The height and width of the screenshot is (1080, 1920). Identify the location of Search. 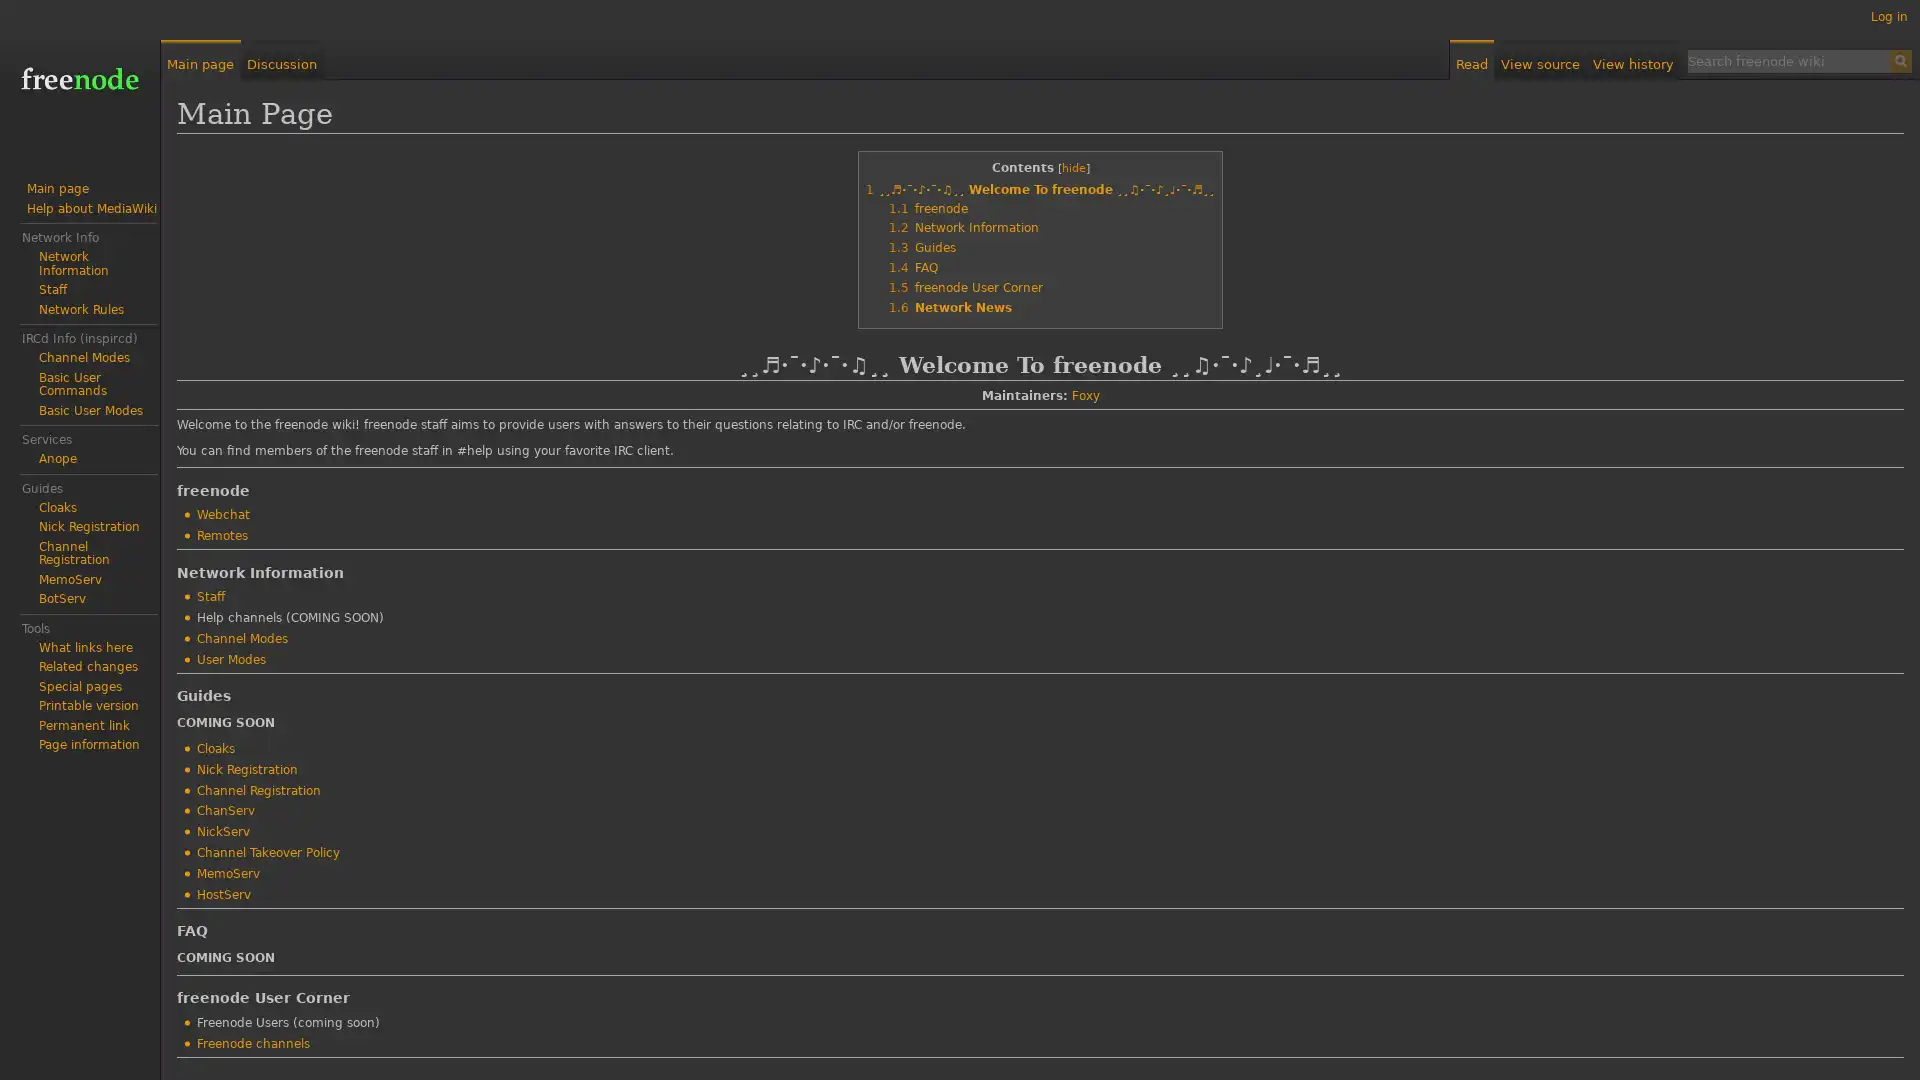
(1899, 60).